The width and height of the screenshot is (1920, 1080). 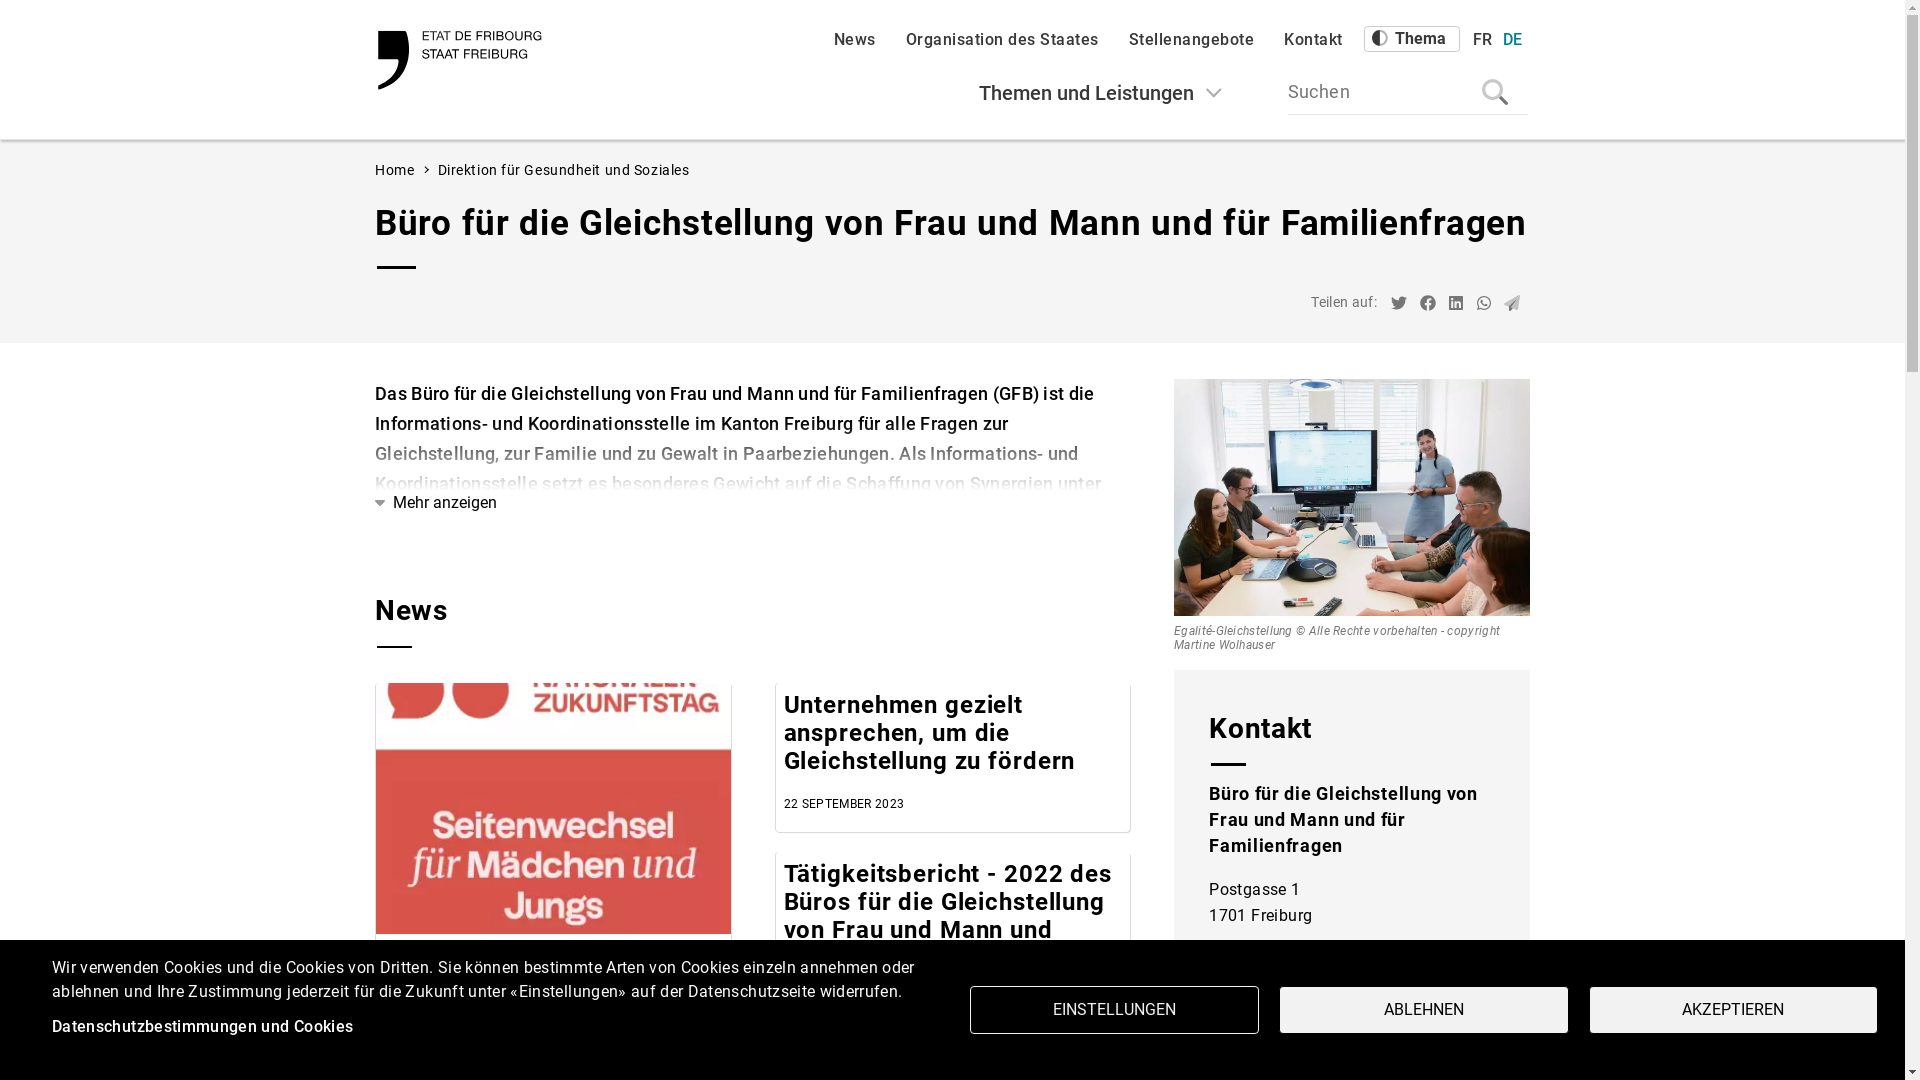 What do you see at coordinates (1113, 1010) in the screenshot?
I see `'EINSTELLUNGEN'` at bounding box center [1113, 1010].